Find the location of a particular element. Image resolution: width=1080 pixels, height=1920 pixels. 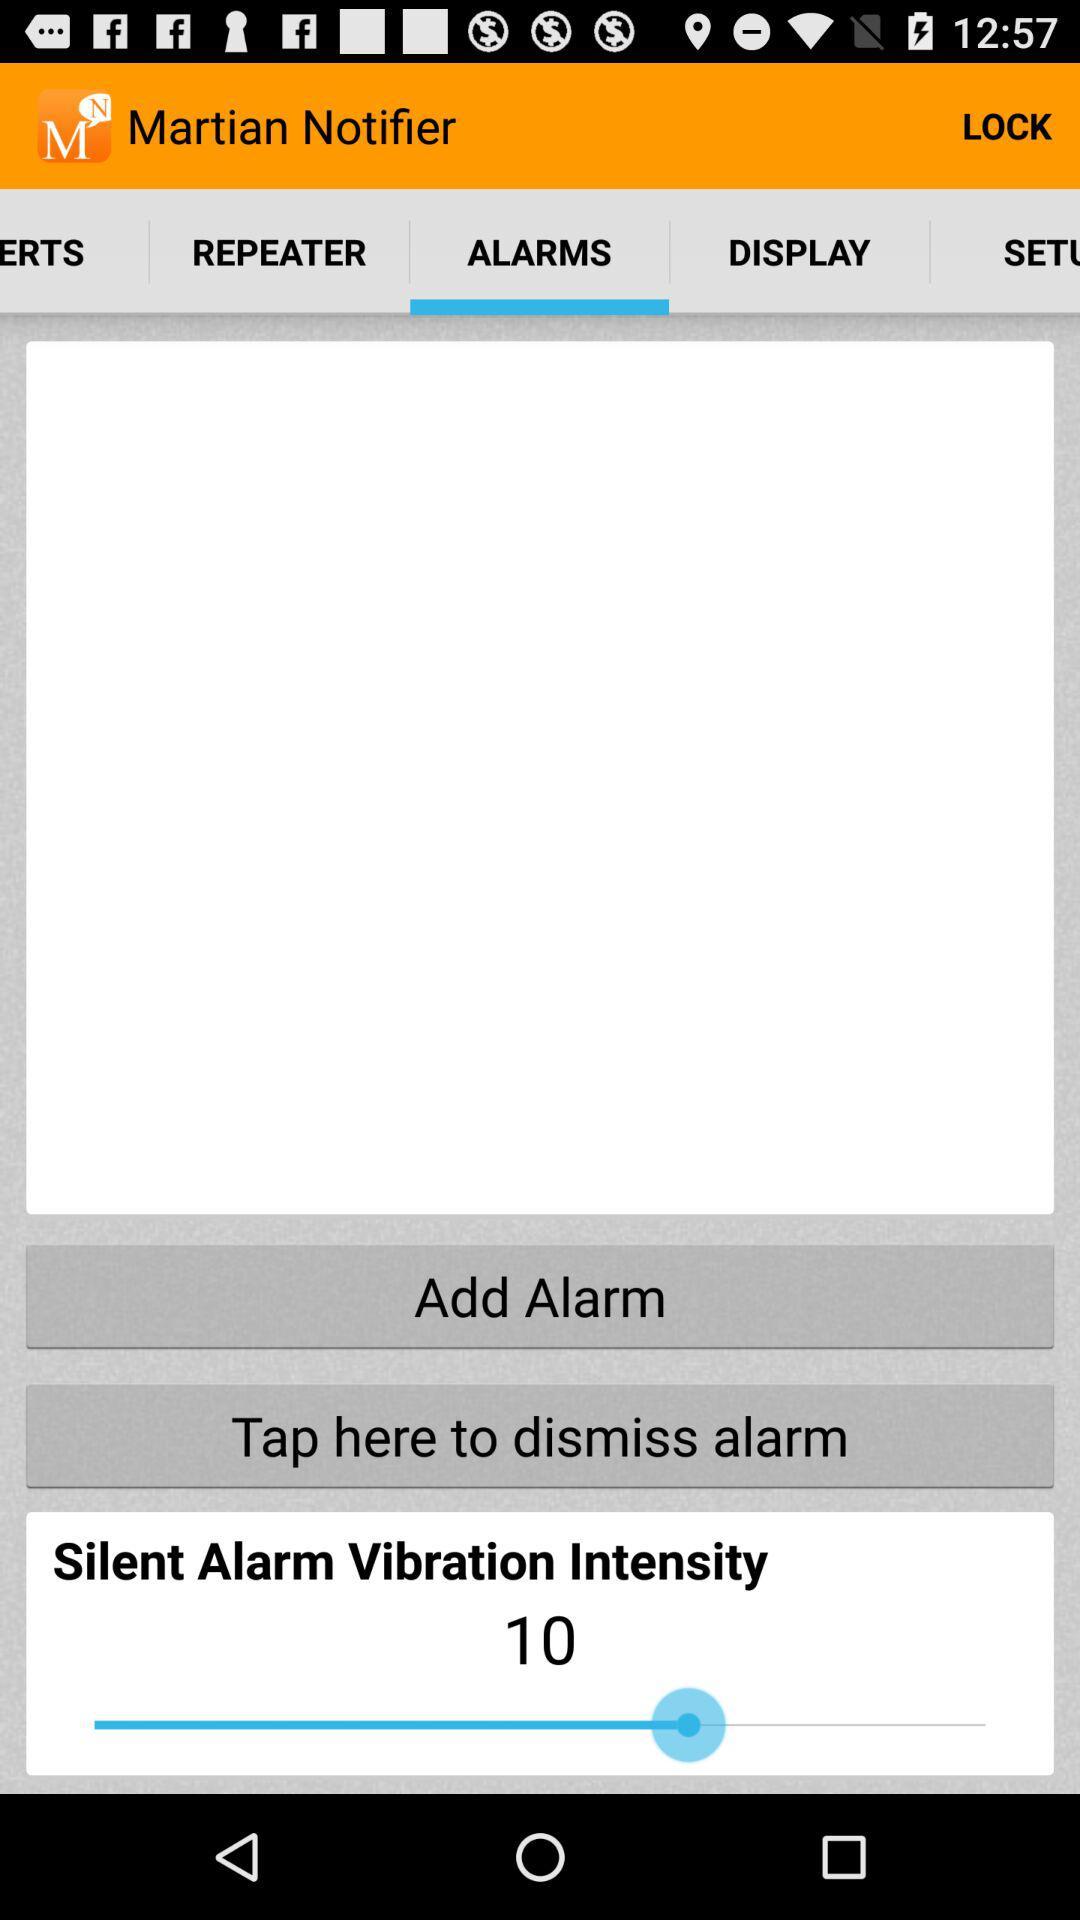

tap here to is located at coordinates (540, 1434).